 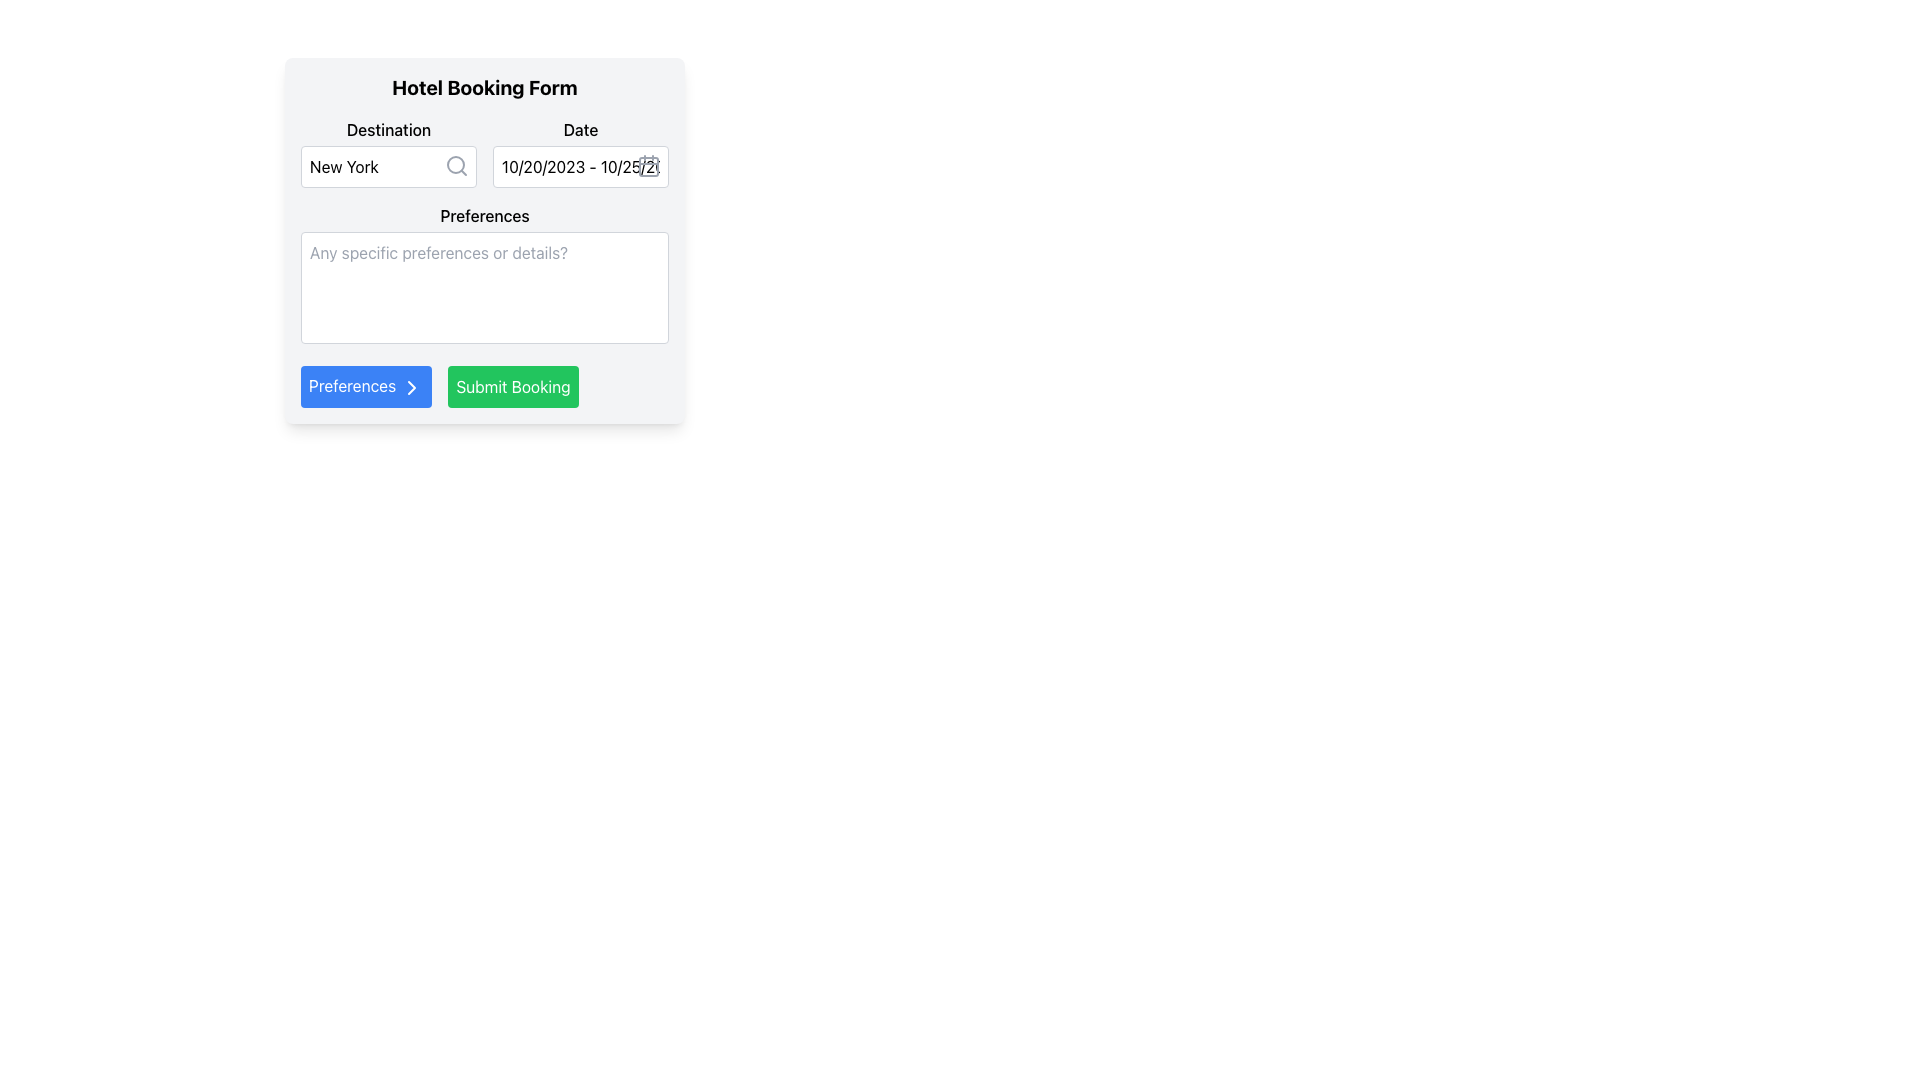 What do you see at coordinates (484, 216) in the screenshot?
I see `the label that describes the preferences section, positioned above the multi-line text input field` at bounding box center [484, 216].